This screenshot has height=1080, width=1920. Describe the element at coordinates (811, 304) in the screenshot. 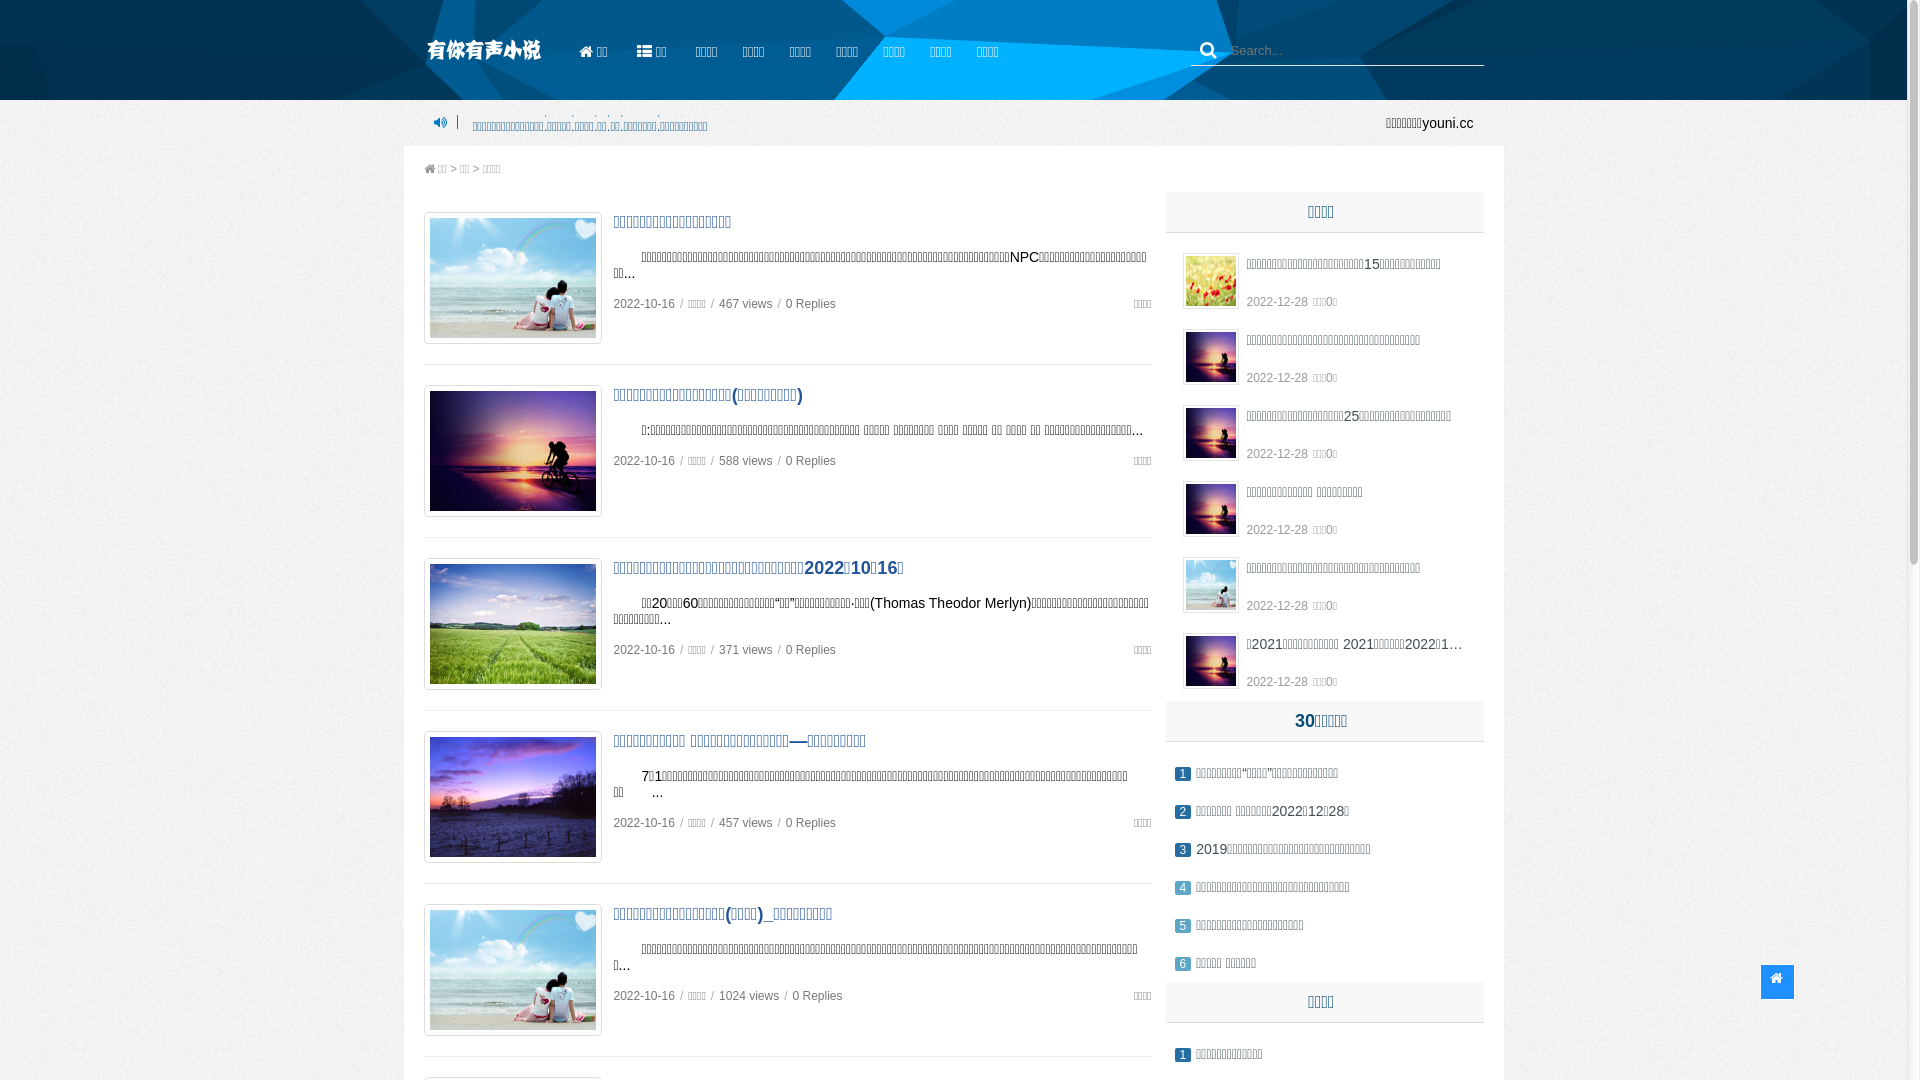

I see `'0 Replies'` at that location.